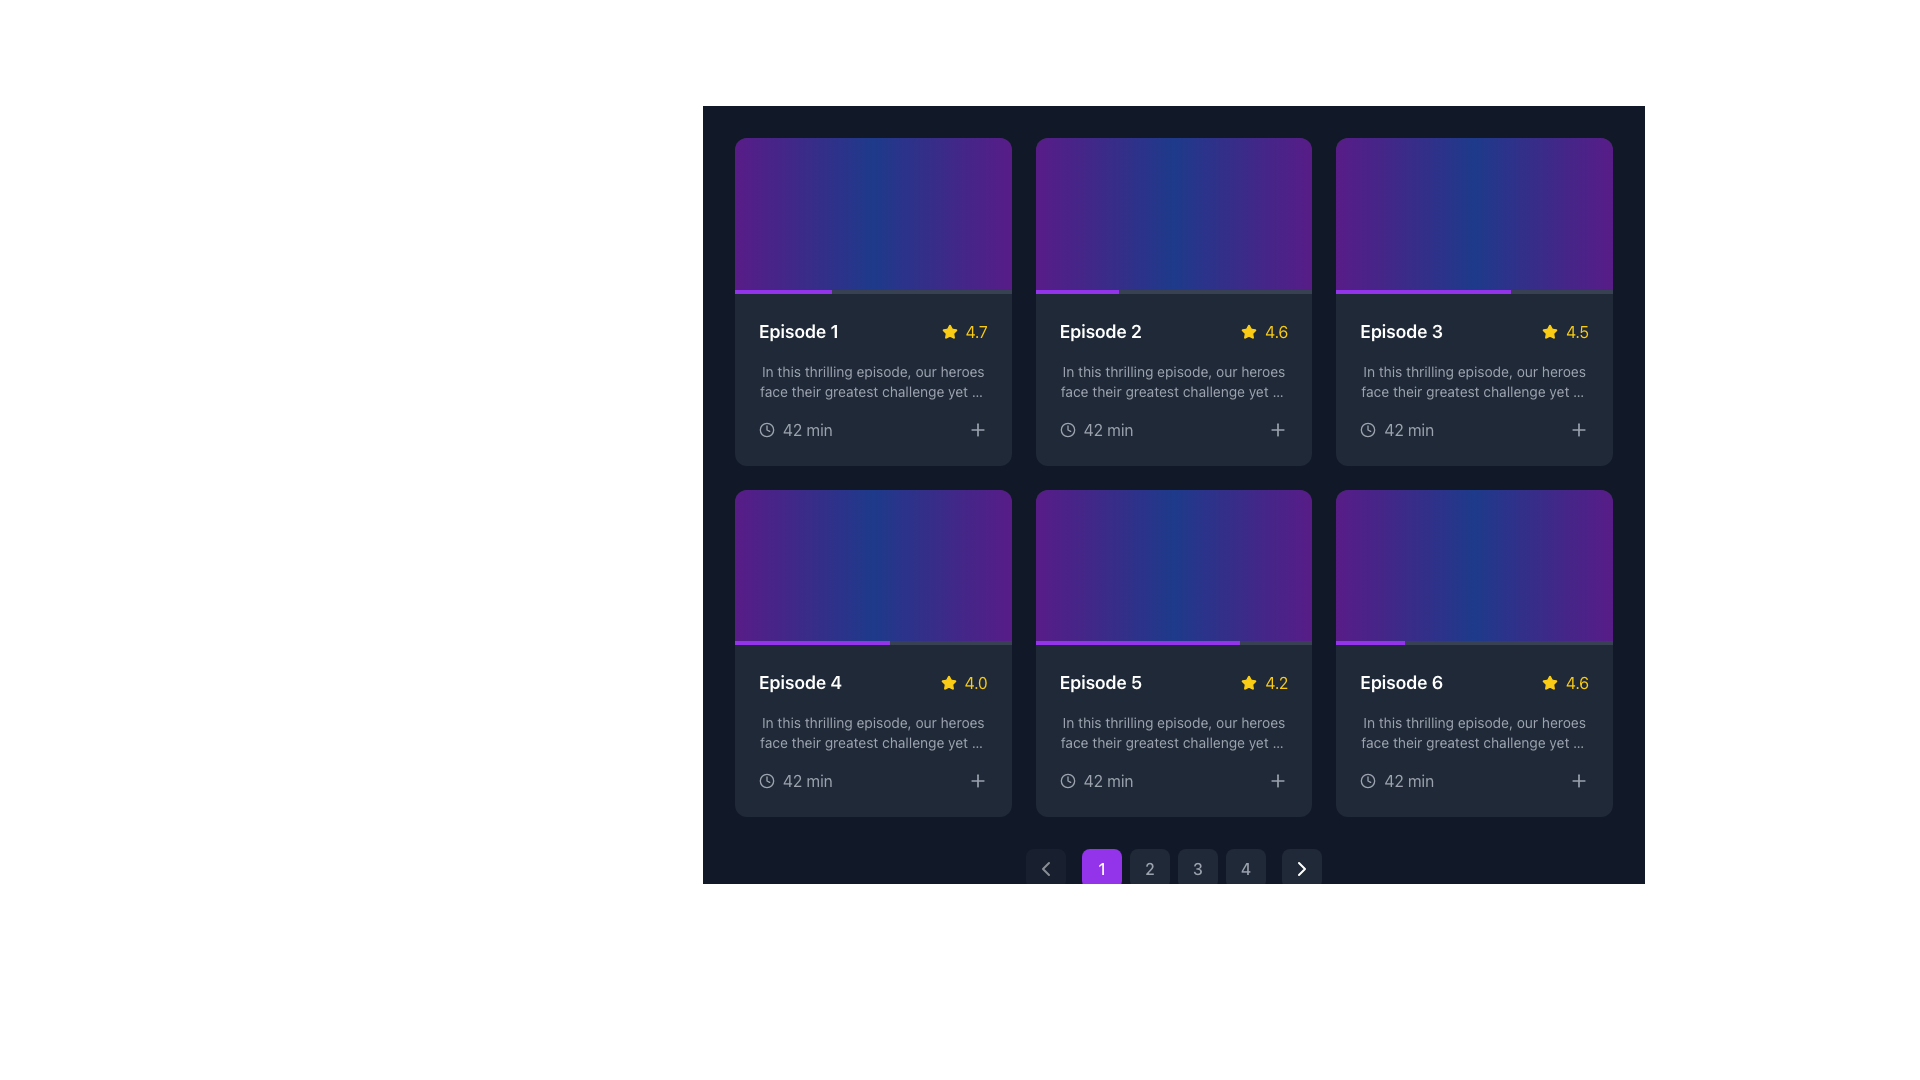  I want to click on the episode title and rating representation element located in the top right box of the episode grid labeled 'Episode 3', so click(1474, 330).